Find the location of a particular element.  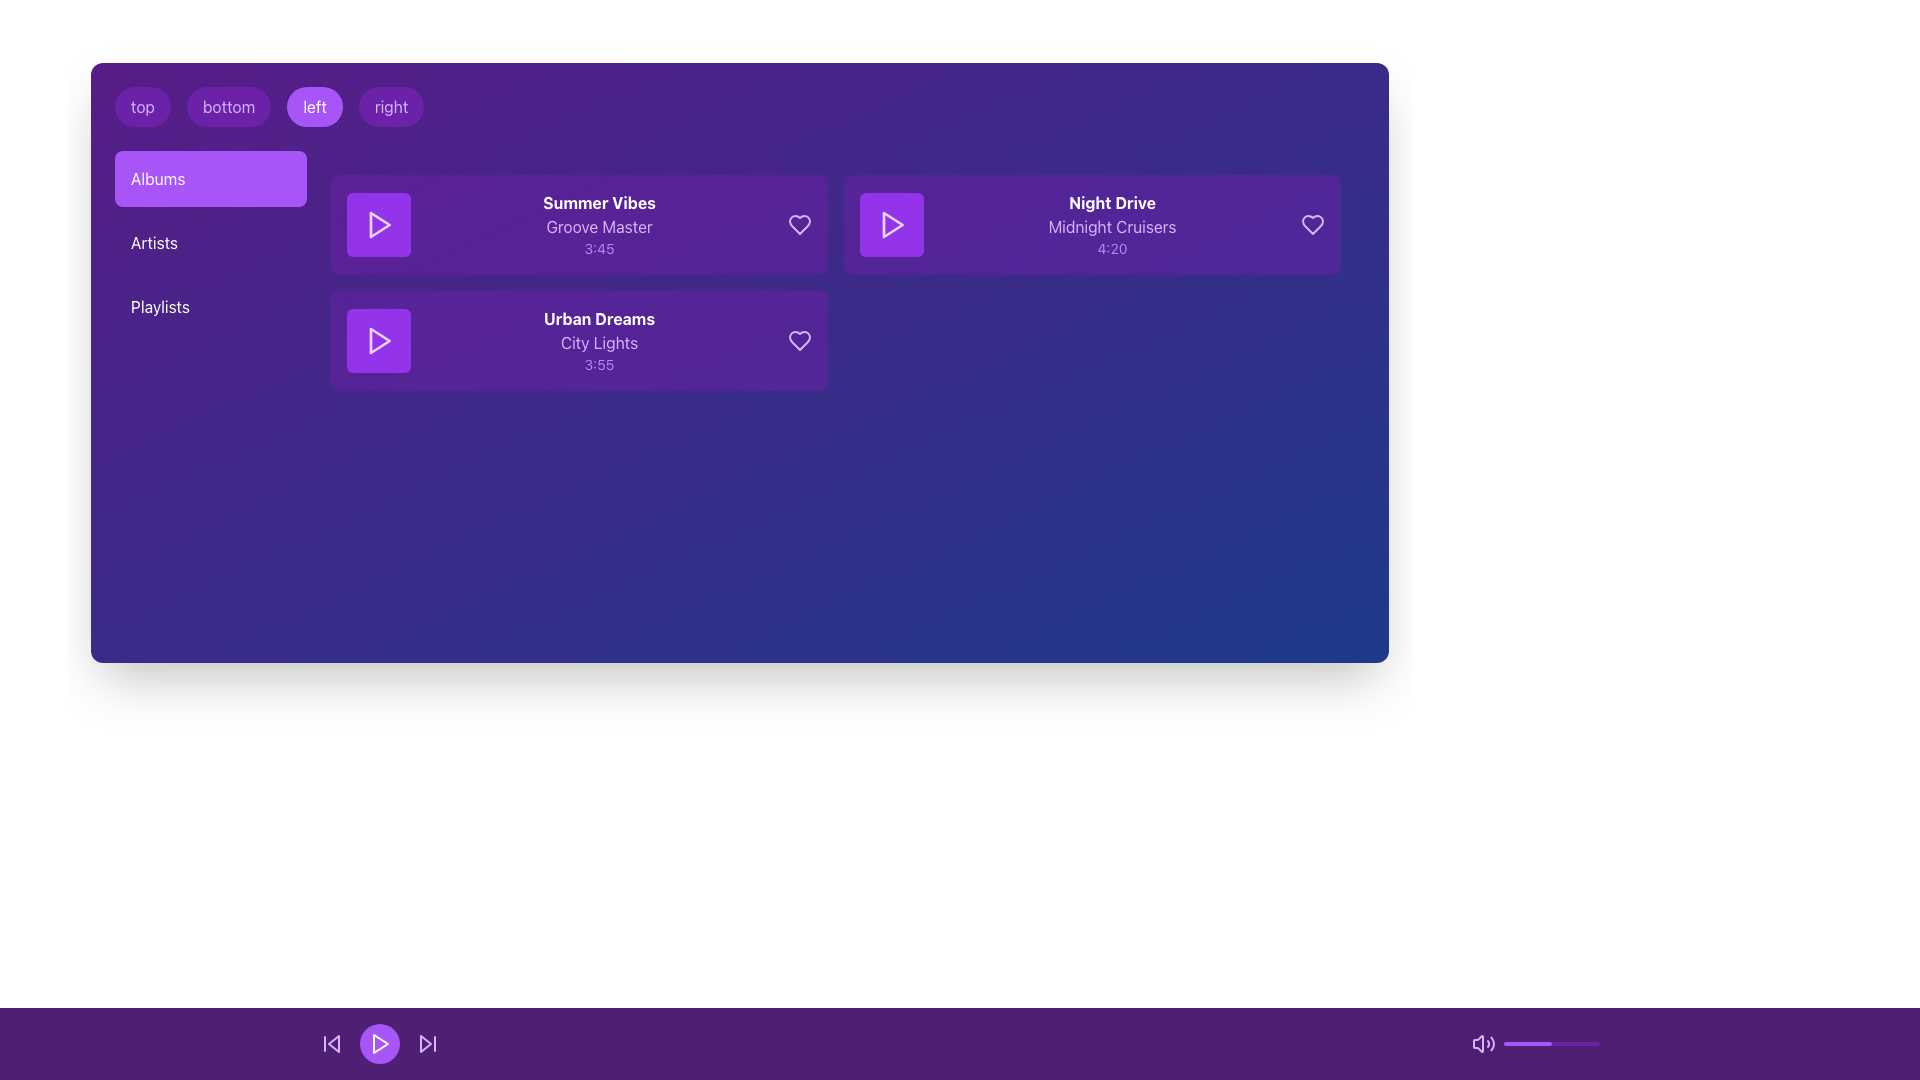

the Text Block that displays the details of a music track, including the title, artist name, and duration, located in the second section to the right of the purple play button icon is located at coordinates (598, 224).